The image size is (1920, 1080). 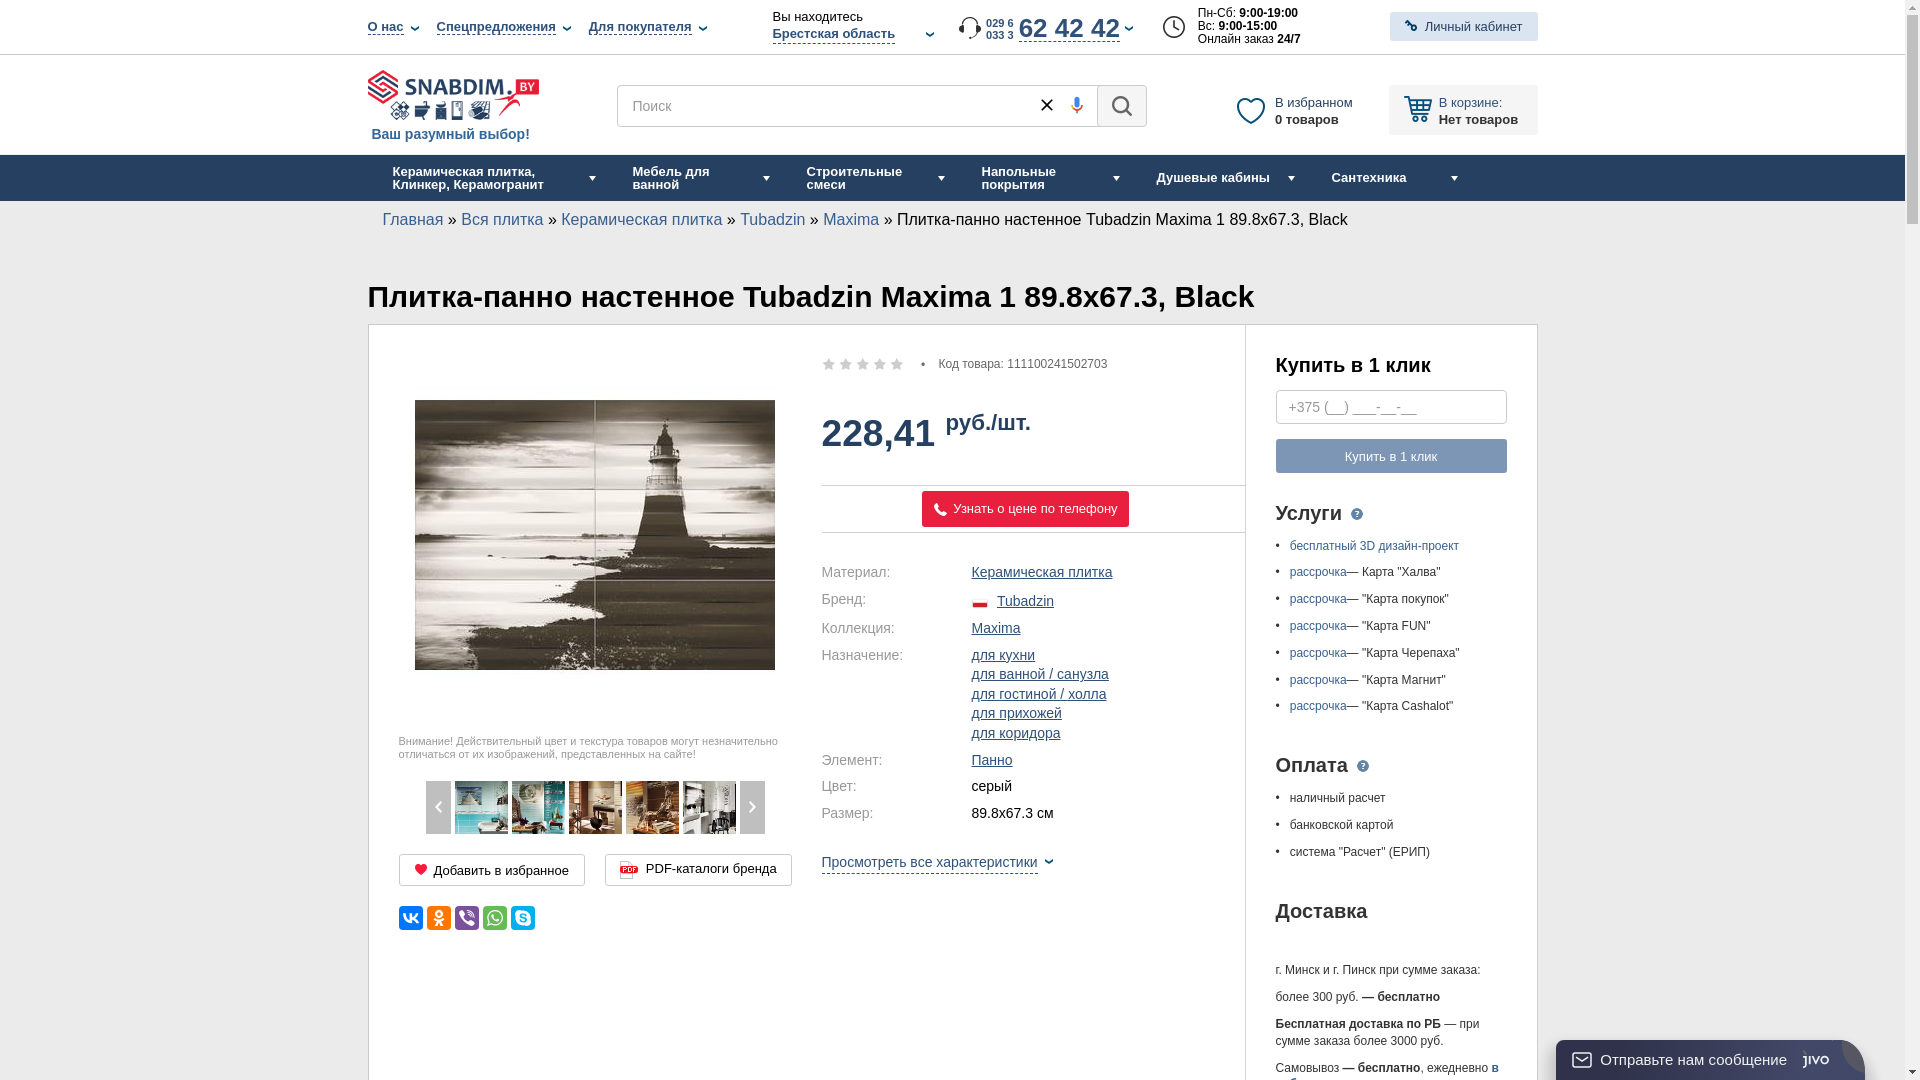 What do you see at coordinates (437, 806) in the screenshot?
I see `'Previous'` at bounding box center [437, 806].